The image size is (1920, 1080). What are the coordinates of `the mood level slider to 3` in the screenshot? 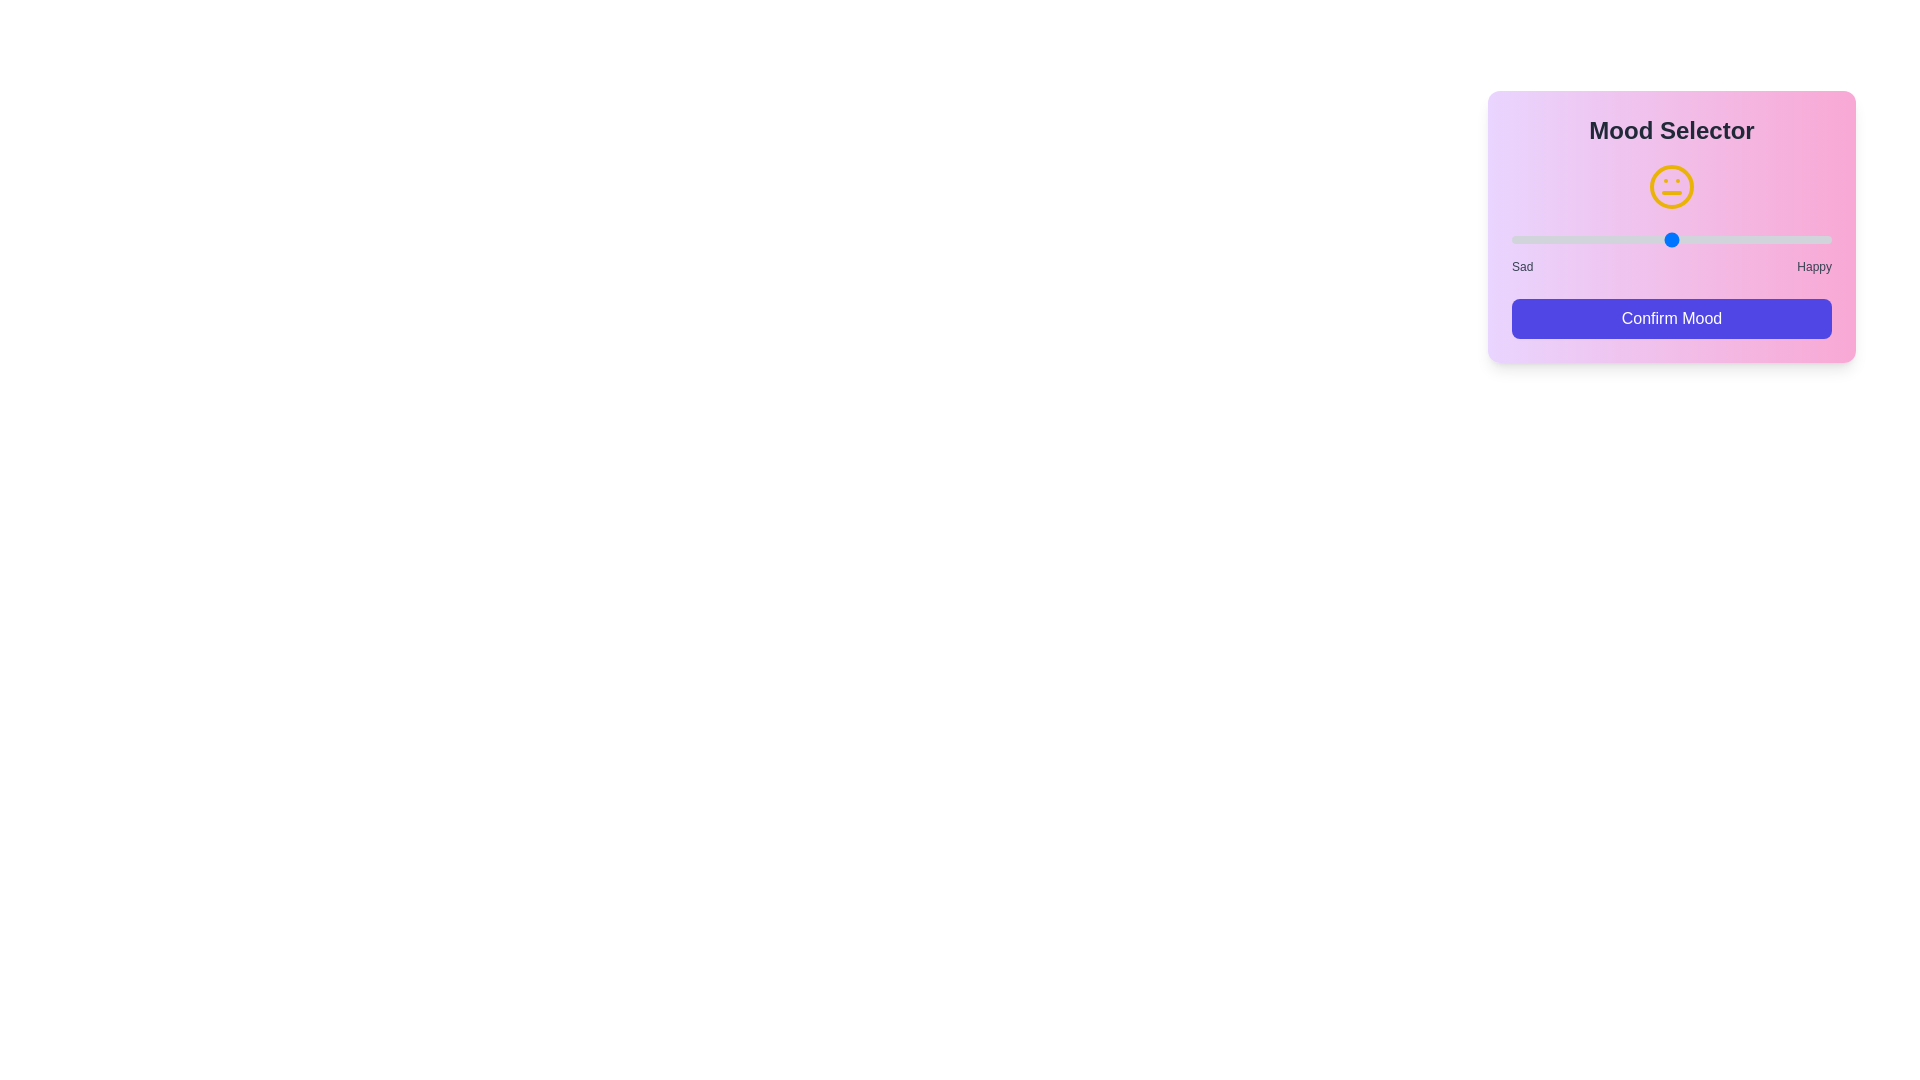 It's located at (1671, 238).